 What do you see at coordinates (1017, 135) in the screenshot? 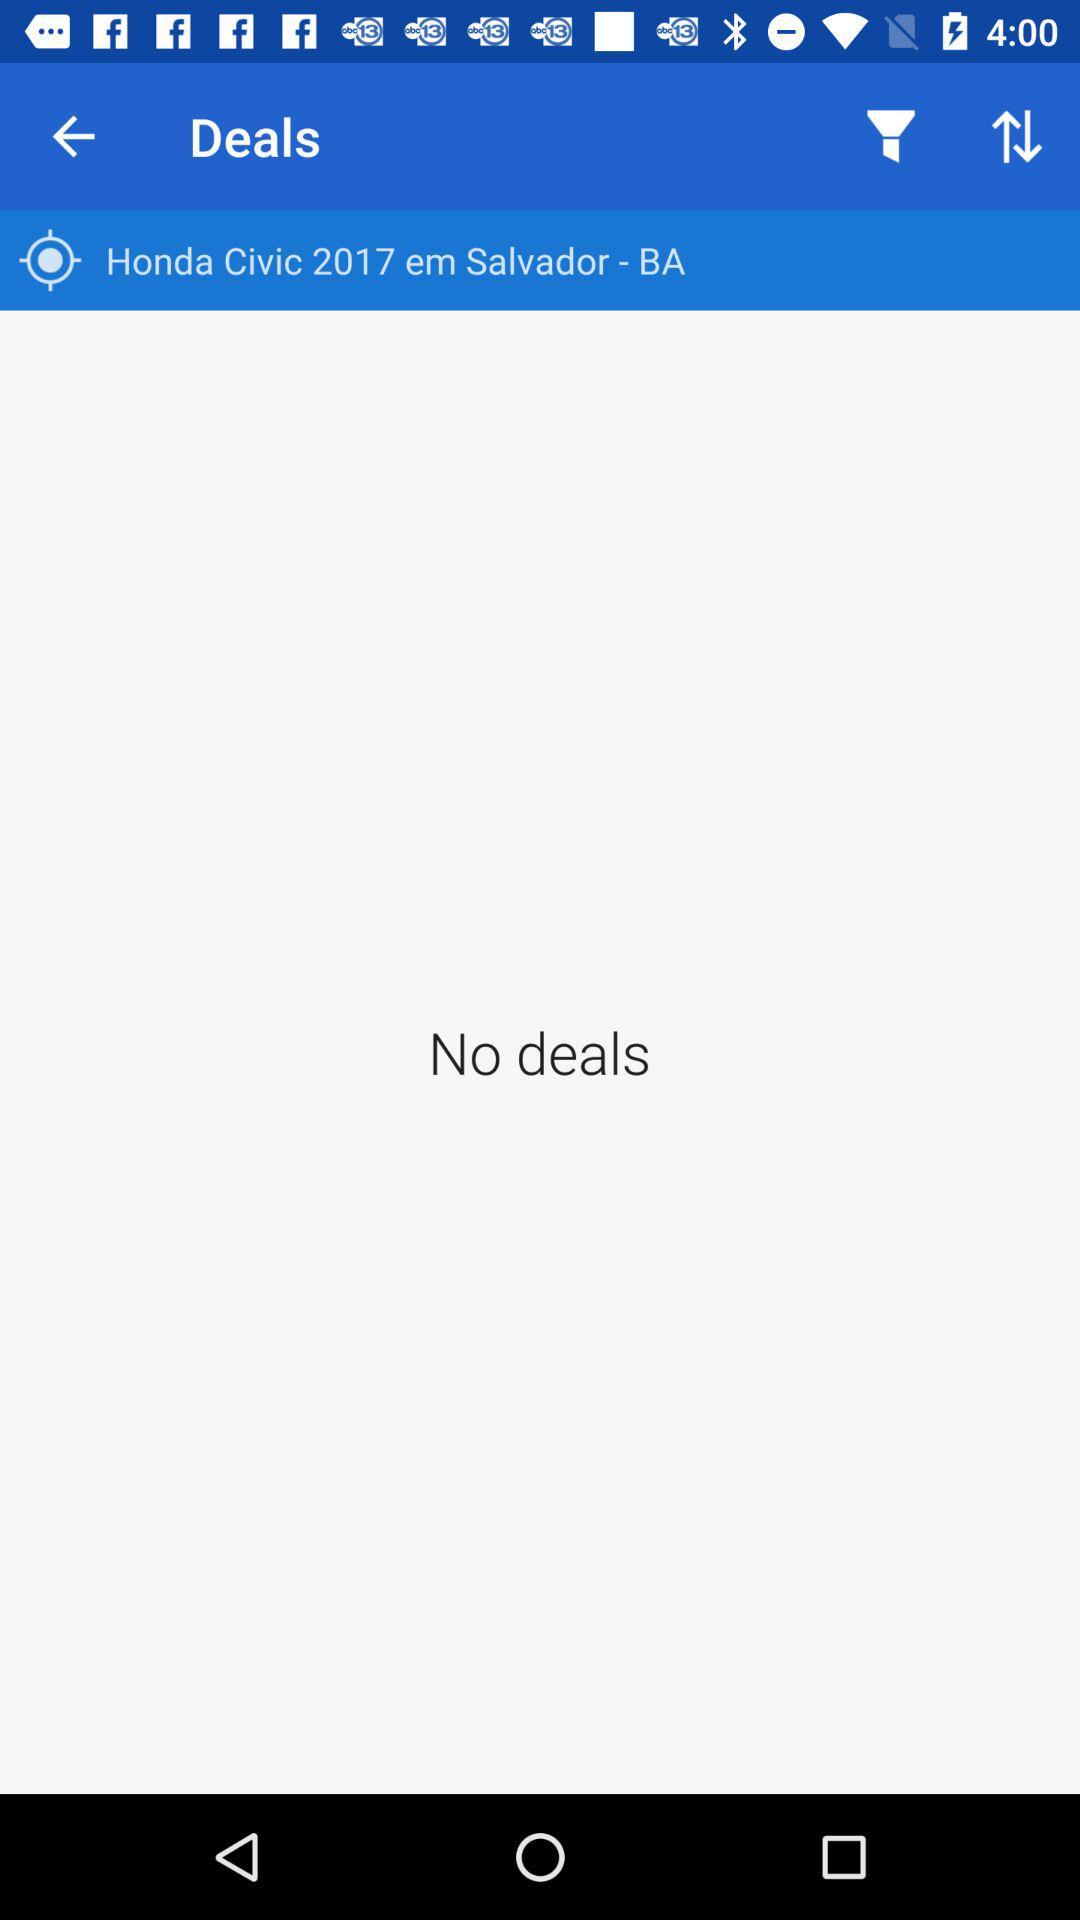
I see `item above the honda civic 2017 item` at bounding box center [1017, 135].